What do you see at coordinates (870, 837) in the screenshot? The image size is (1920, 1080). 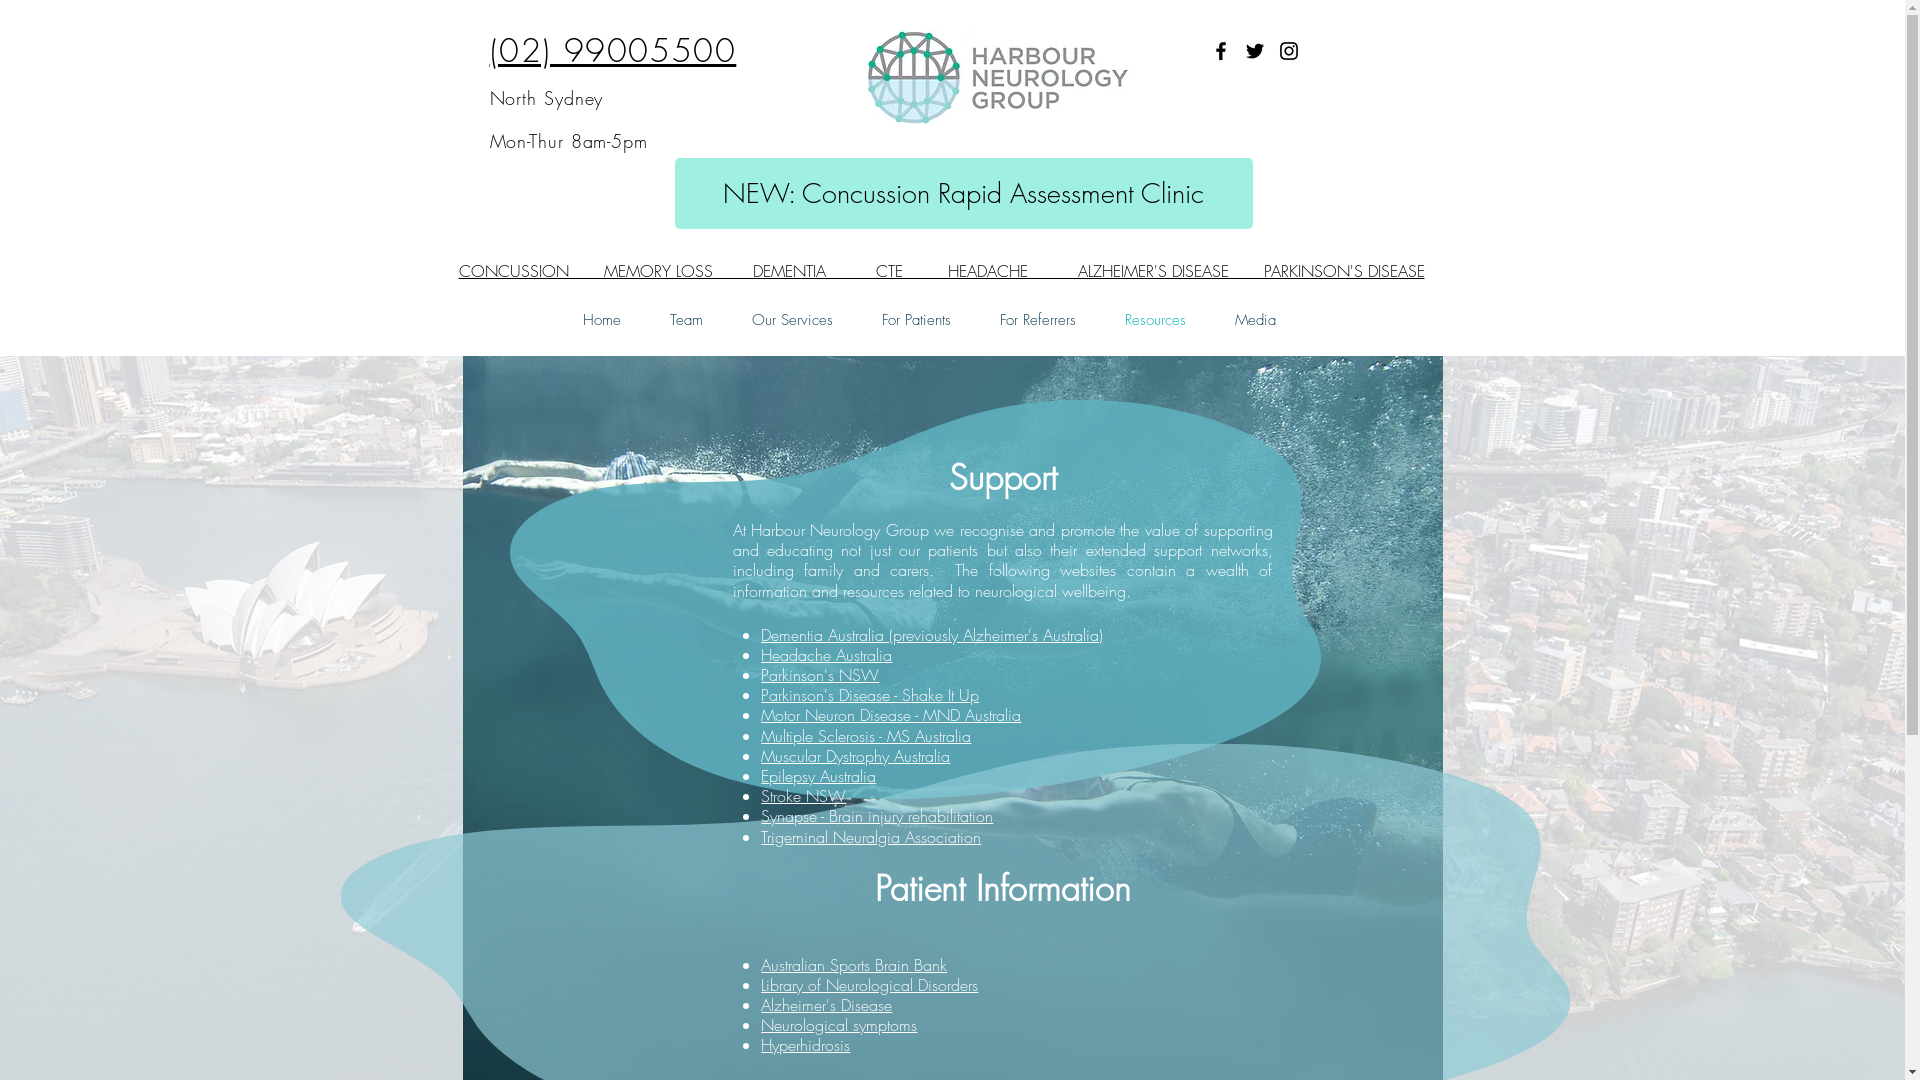 I see `'Trigeminal Neuralgia Association'` at bounding box center [870, 837].